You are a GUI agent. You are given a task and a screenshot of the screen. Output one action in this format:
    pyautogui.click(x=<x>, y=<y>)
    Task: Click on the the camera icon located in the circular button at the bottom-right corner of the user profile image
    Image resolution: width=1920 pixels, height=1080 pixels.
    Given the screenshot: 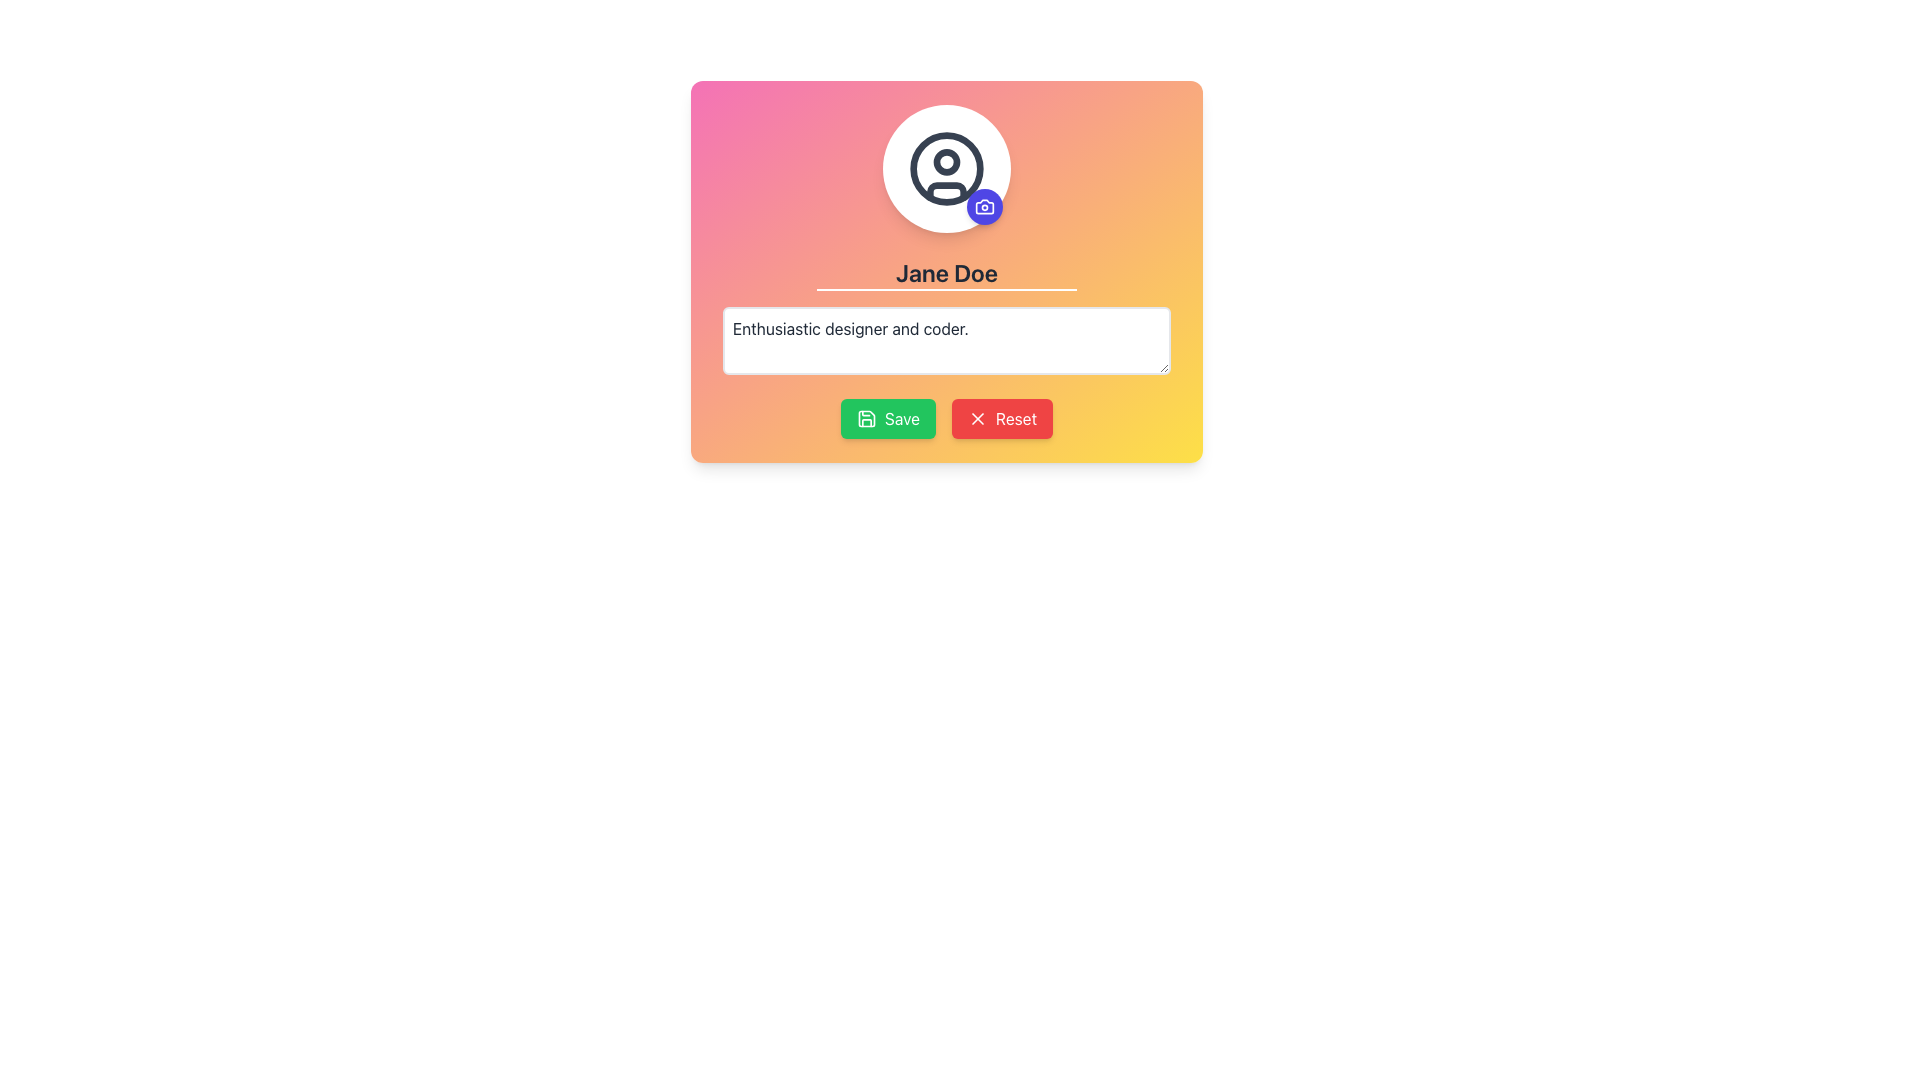 What is the action you would take?
    pyautogui.click(x=984, y=207)
    